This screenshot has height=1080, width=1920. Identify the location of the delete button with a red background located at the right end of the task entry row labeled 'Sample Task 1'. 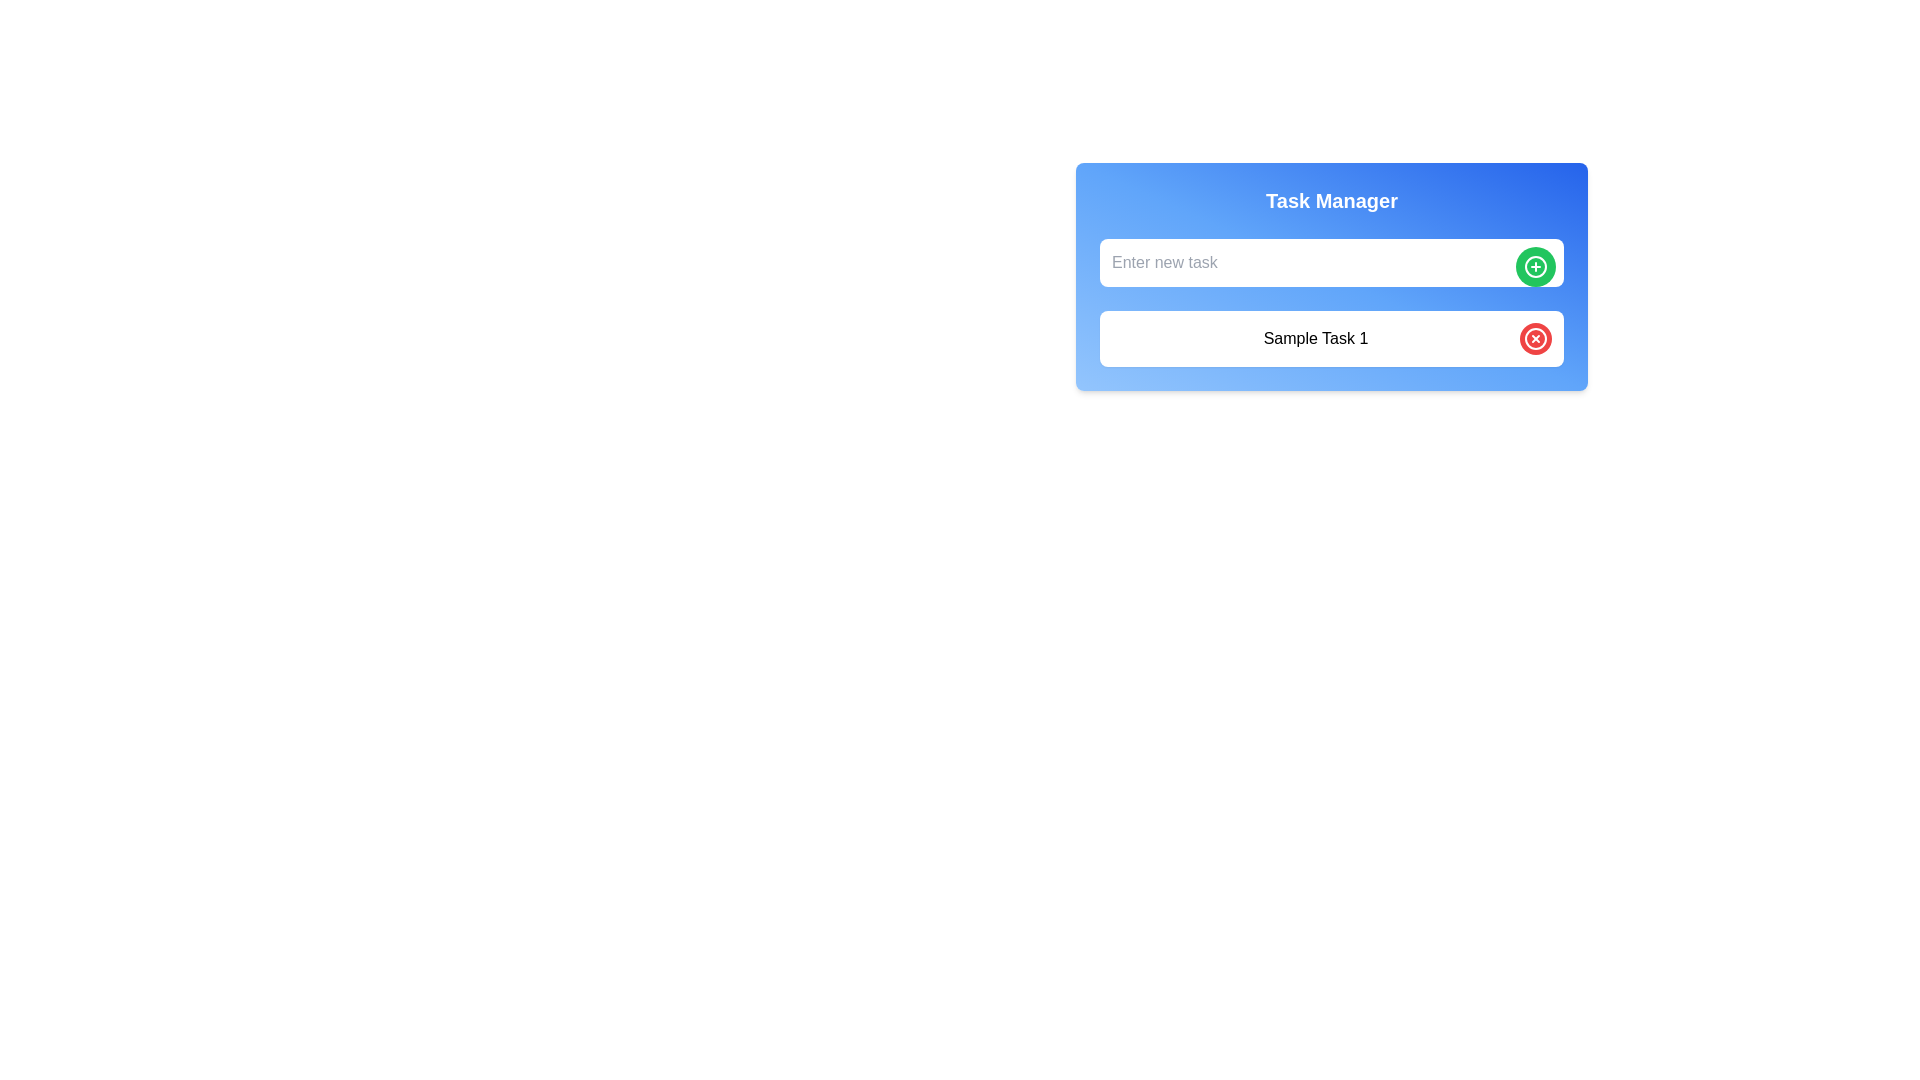
(1535, 338).